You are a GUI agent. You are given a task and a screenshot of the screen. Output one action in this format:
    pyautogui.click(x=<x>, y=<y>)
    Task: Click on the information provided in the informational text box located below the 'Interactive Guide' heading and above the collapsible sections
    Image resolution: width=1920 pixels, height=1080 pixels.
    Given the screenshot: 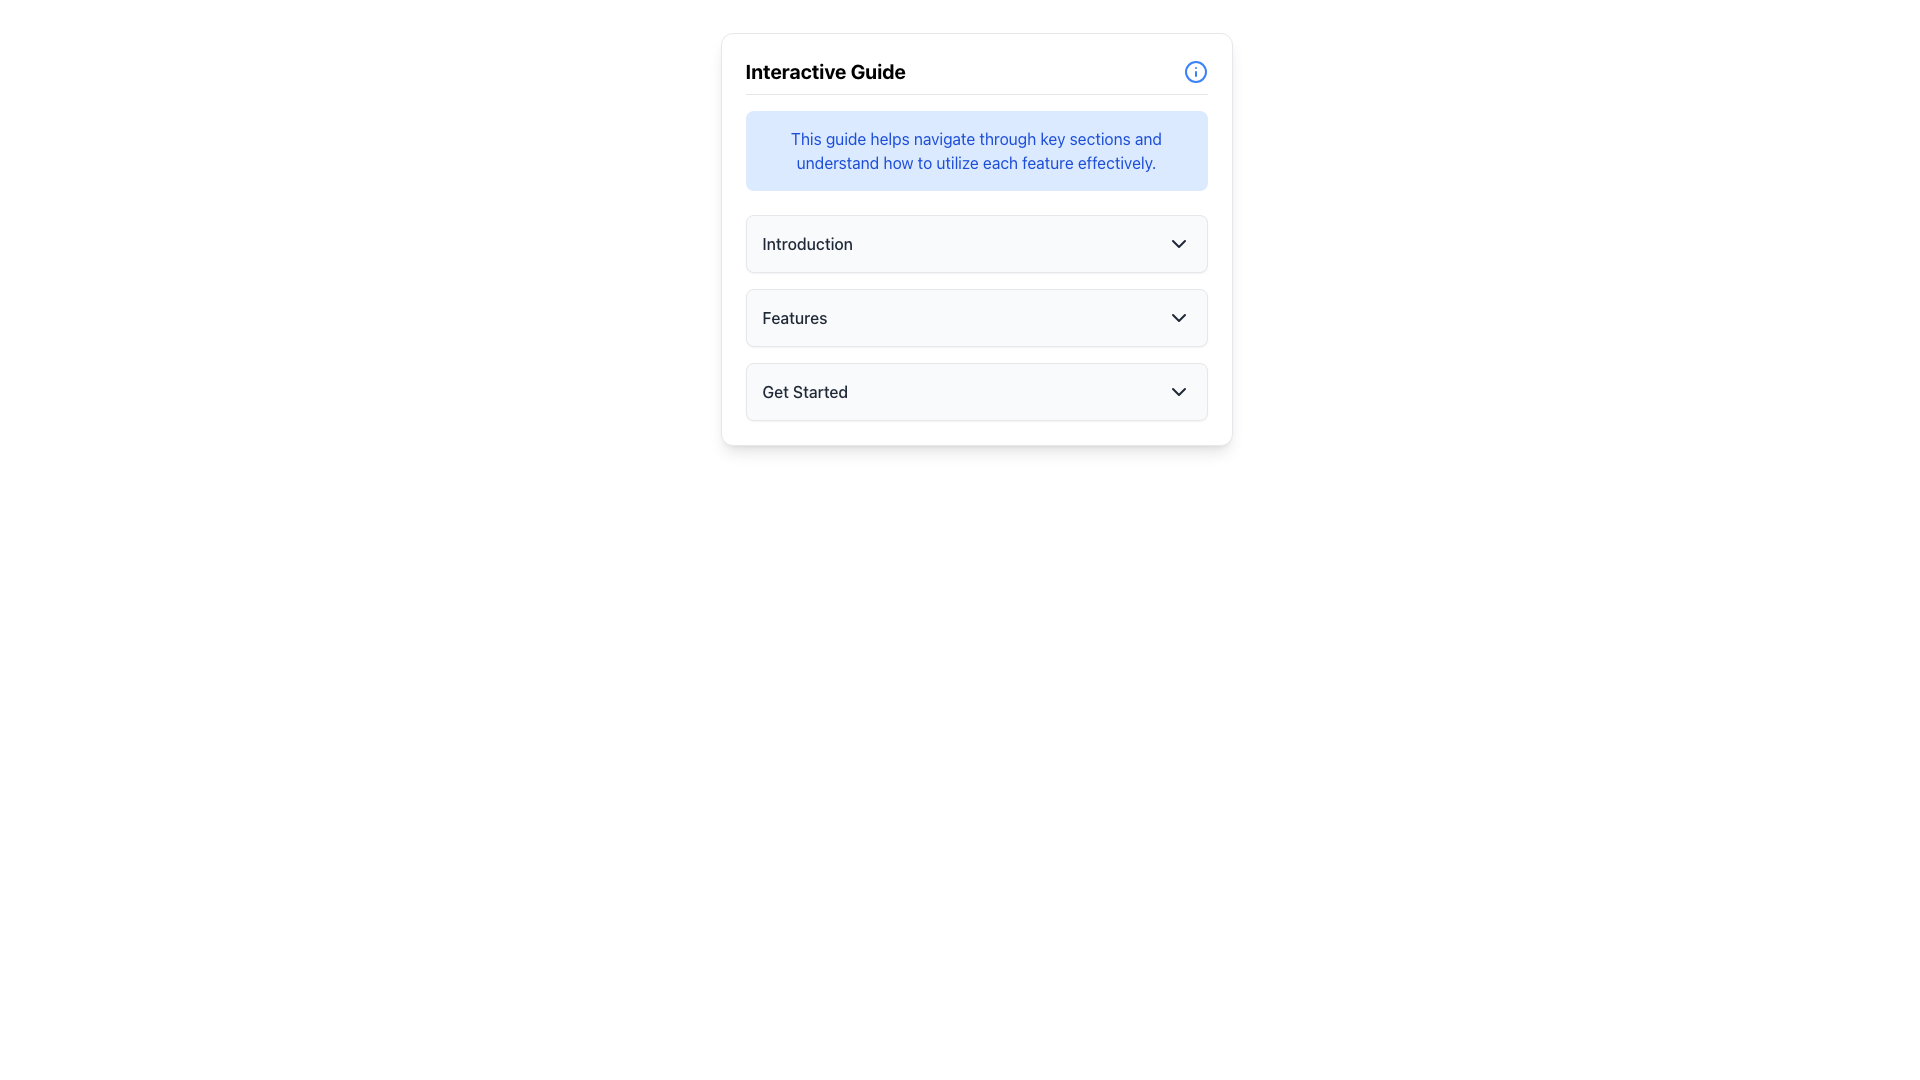 What is the action you would take?
    pyautogui.click(x=976, y=149)
    